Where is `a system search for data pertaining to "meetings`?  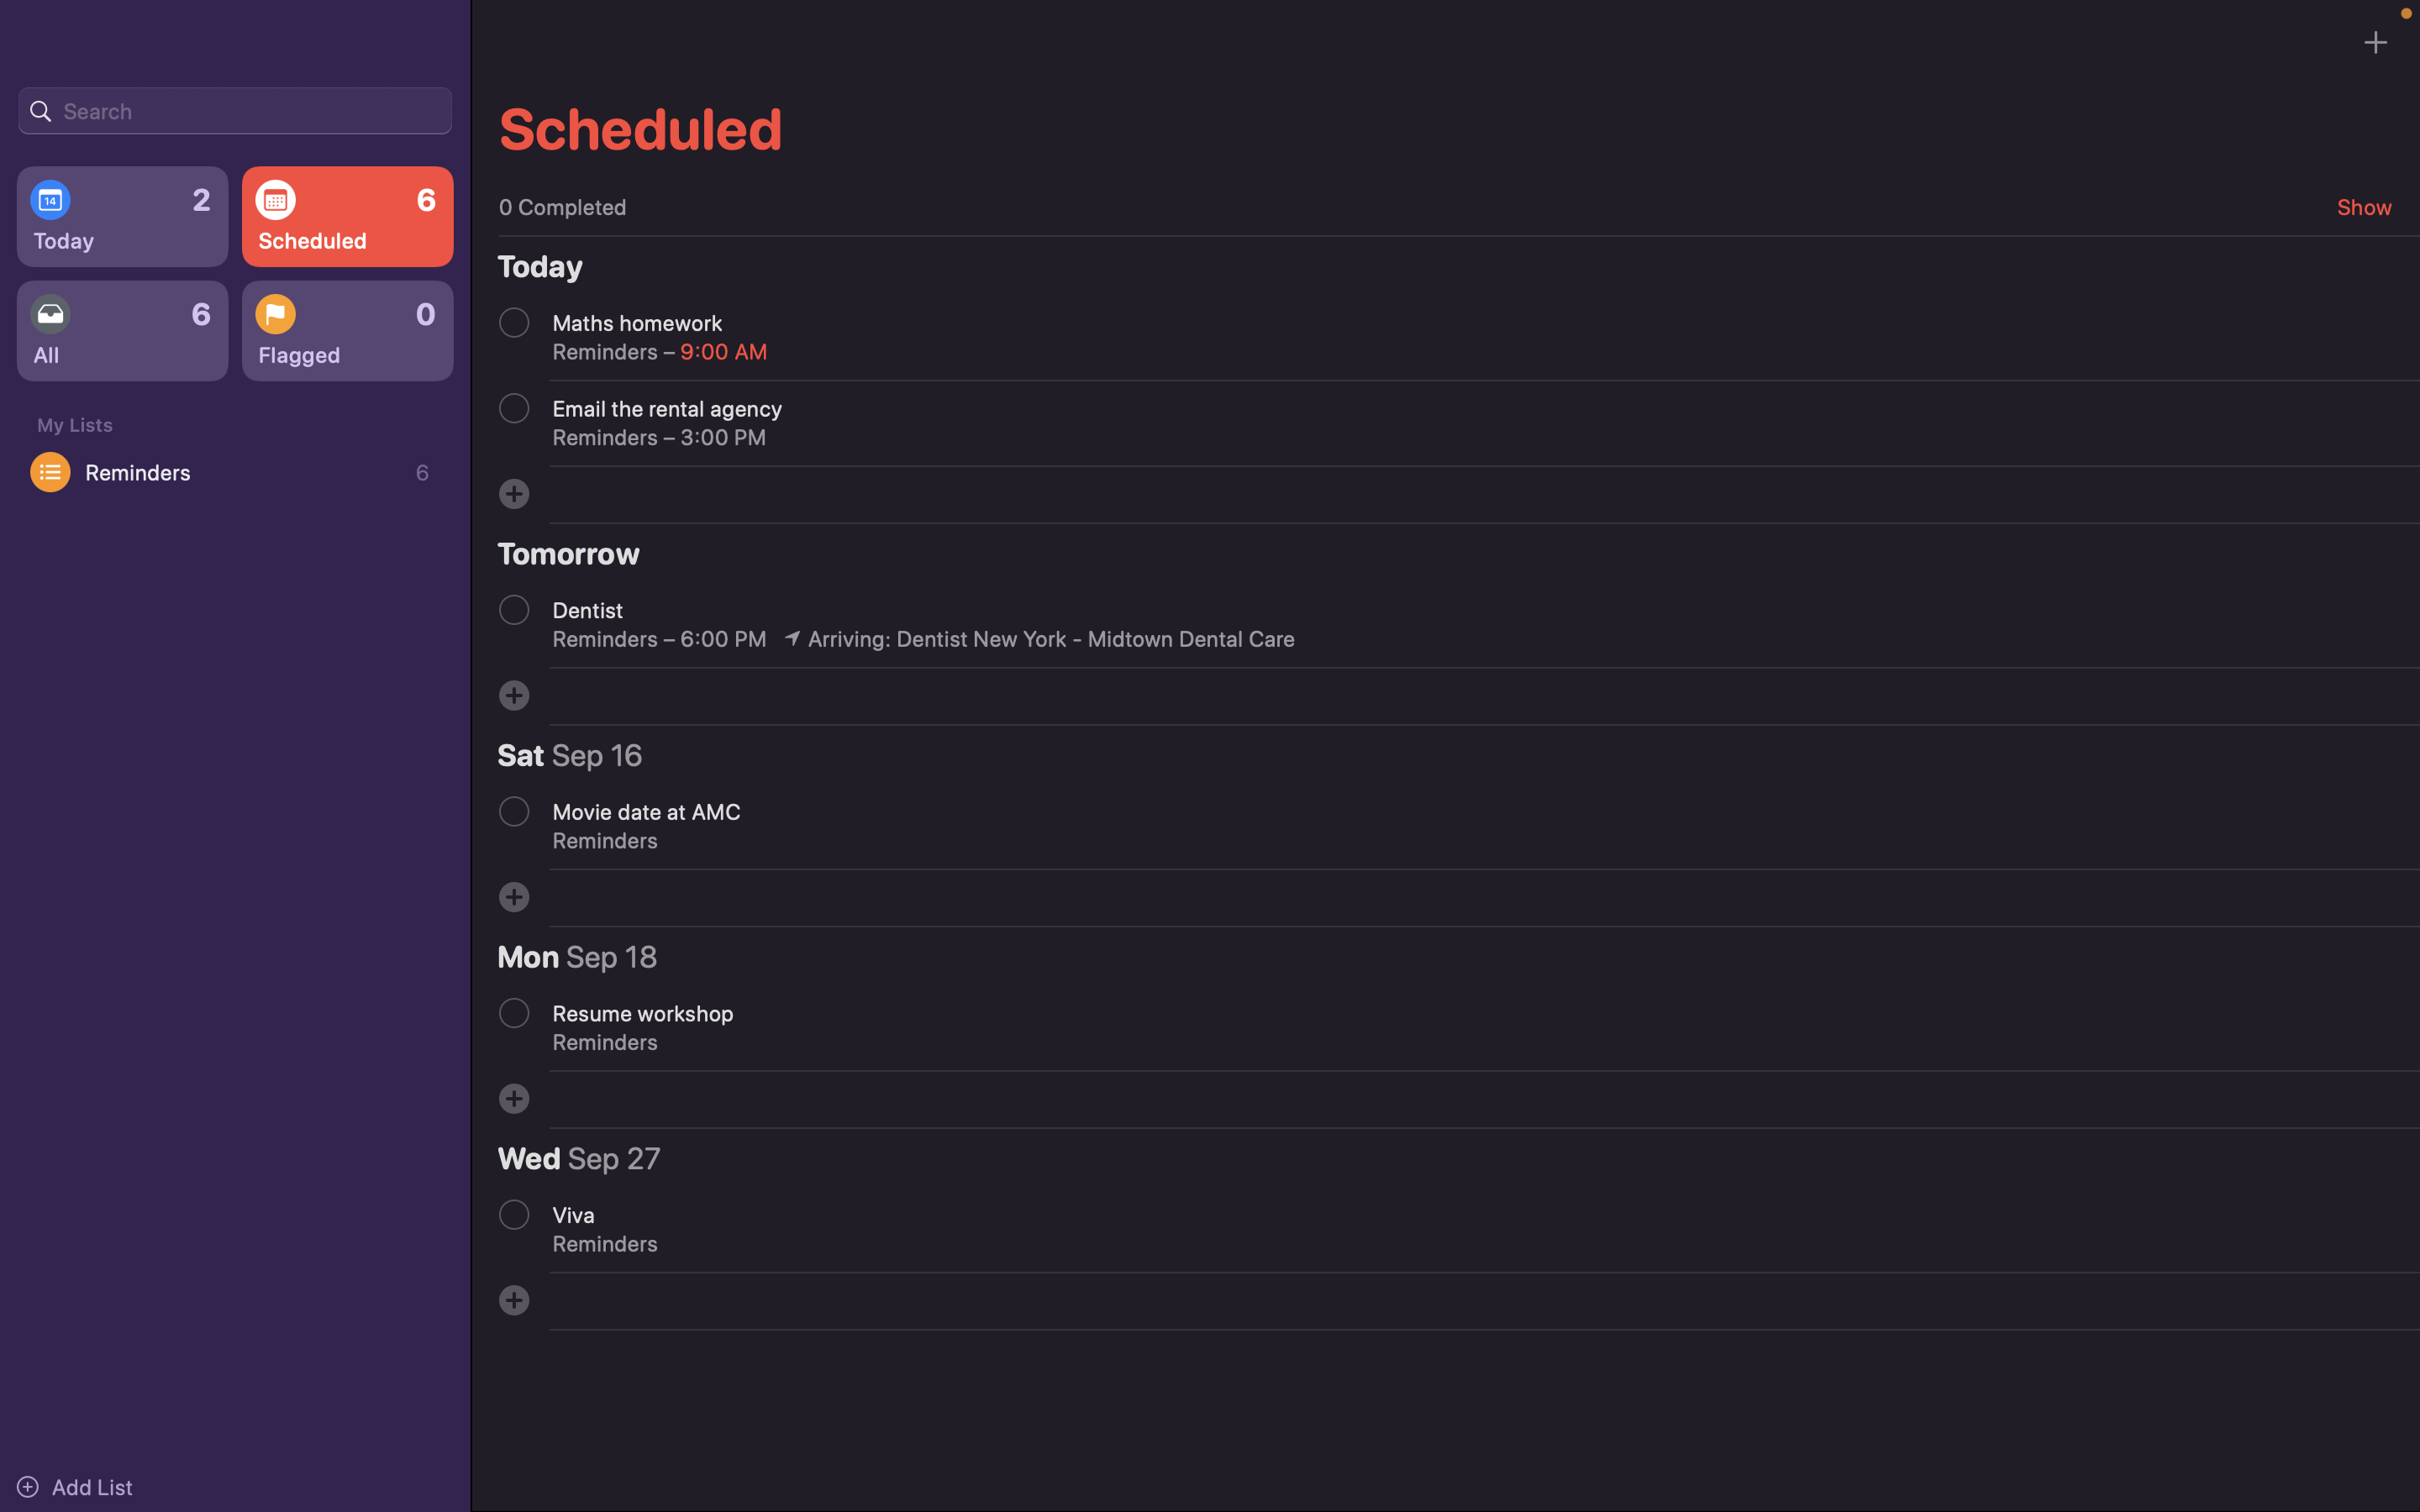 a system search for data pertaining to "meetings is located at coordinates (234, 108).